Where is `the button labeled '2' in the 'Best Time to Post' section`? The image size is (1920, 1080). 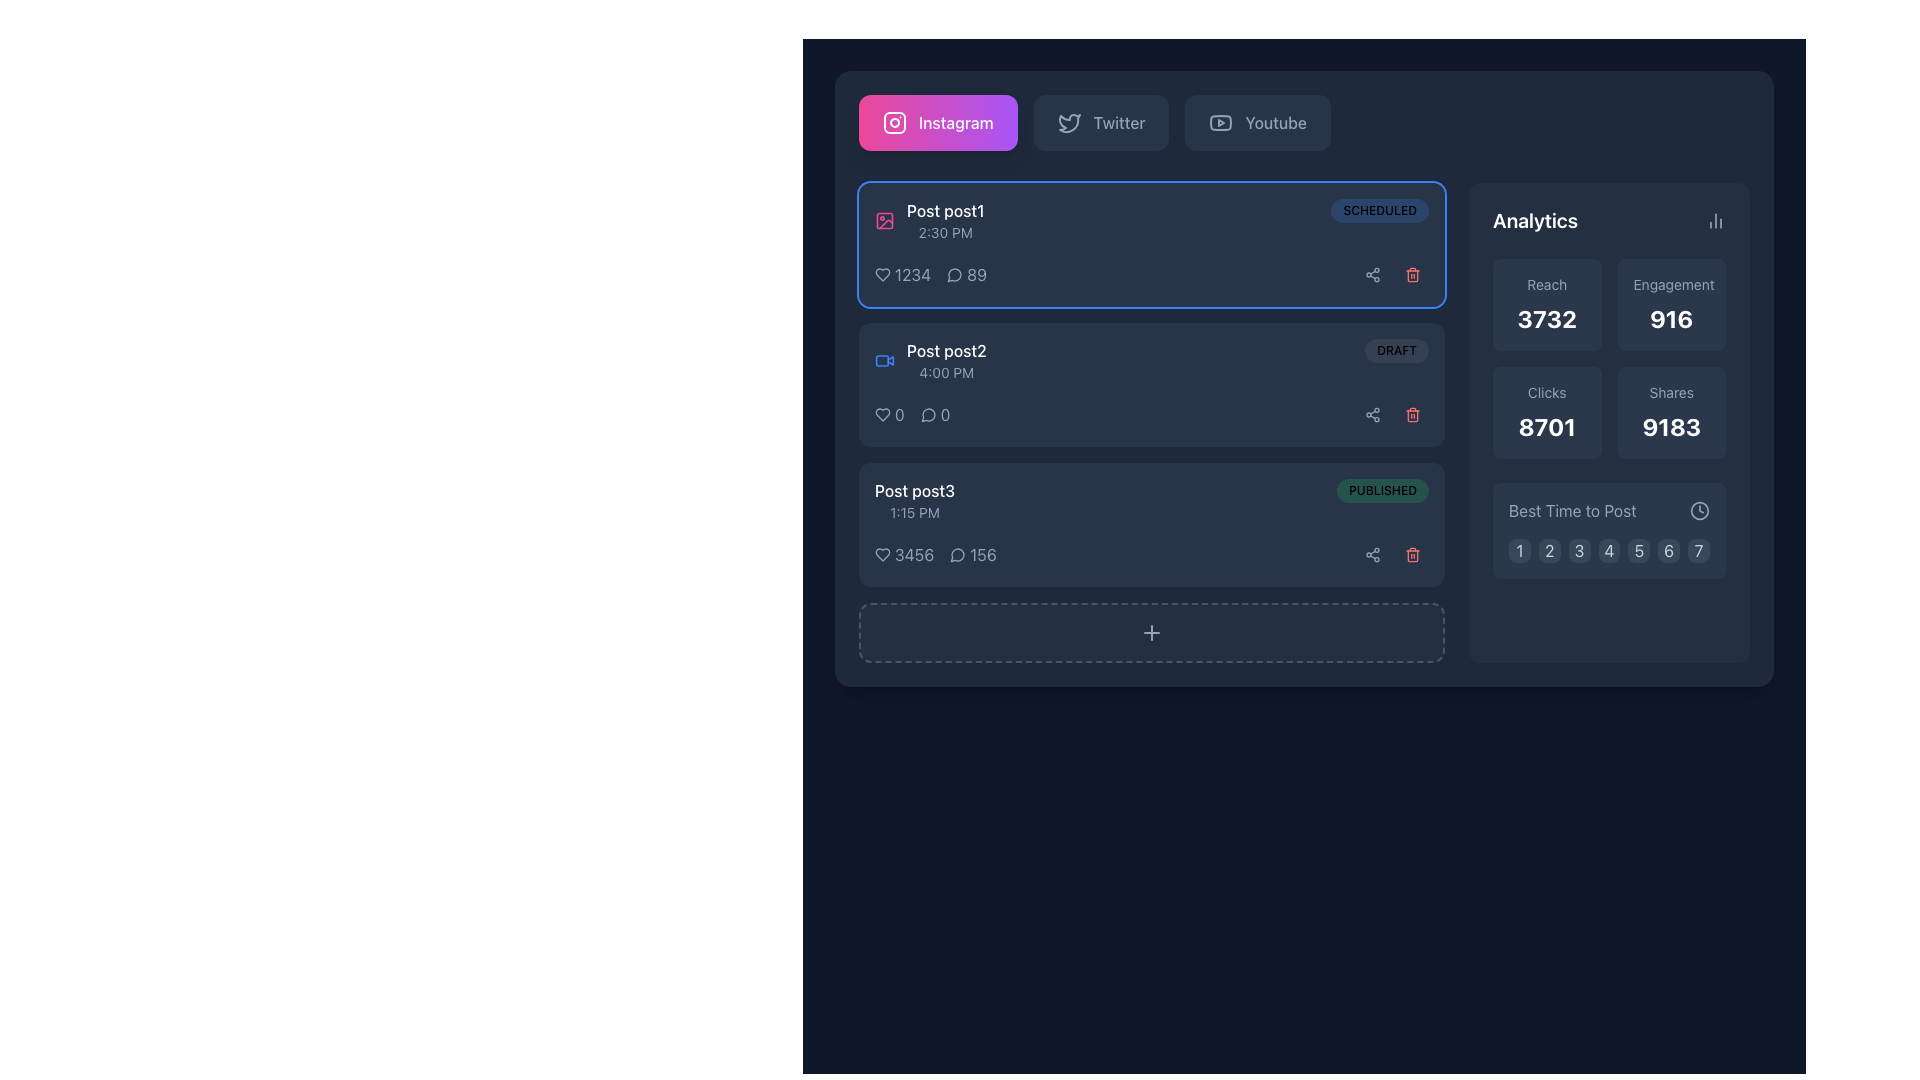
the button labeled '2' in the 'Best Time to Post' section is located at coordinates (1548, 551).